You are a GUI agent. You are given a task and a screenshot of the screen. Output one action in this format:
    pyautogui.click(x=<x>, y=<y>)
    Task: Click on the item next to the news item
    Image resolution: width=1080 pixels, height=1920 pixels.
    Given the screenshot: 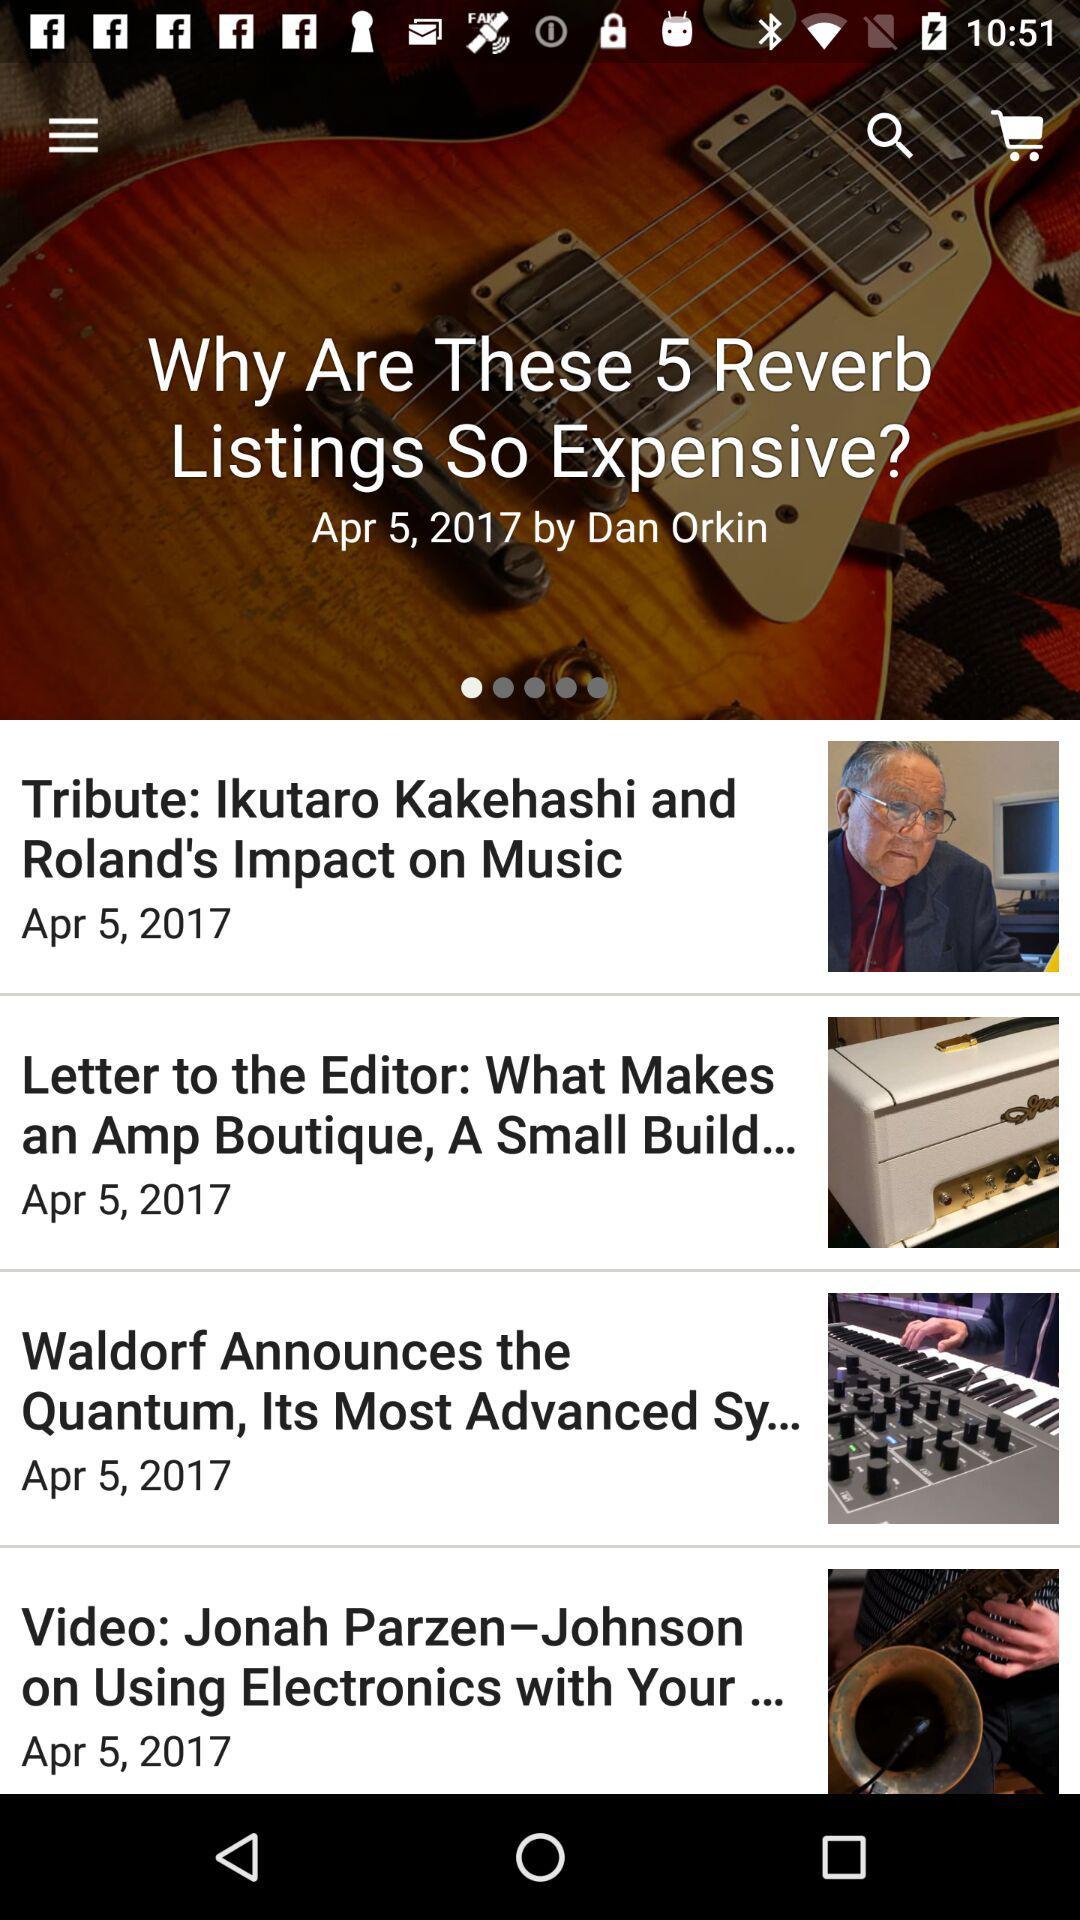 What is the action you would take?
    pyautogui.click(x=72, y=135)
    